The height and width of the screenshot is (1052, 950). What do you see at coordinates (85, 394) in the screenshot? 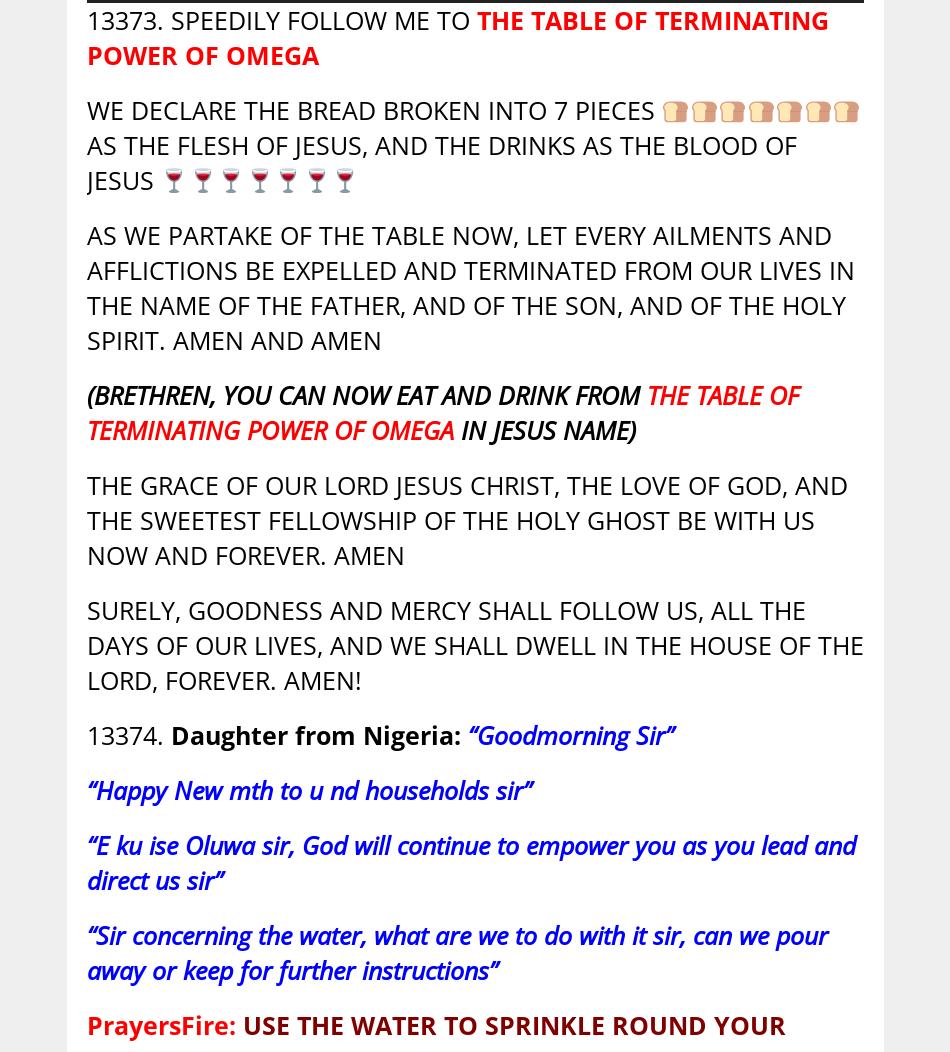
I see `'(BRETHREN, YOU CAN NOW EAT AND DRINK FROM'` at bounding box center [85, 394].